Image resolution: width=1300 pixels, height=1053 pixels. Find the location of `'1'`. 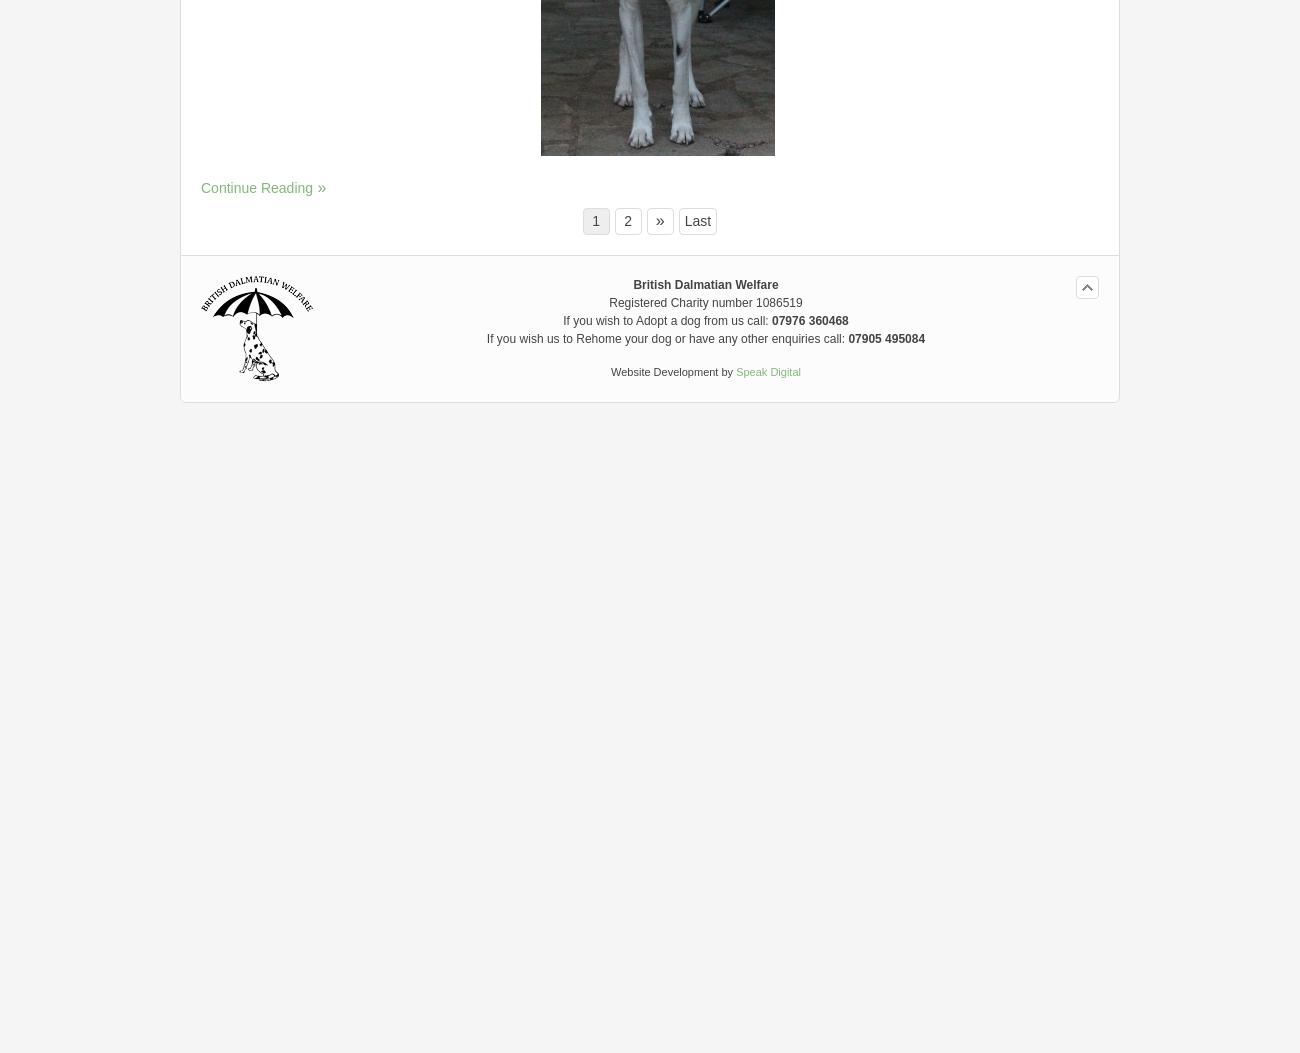

'1' is located at coordinates (595, 219).